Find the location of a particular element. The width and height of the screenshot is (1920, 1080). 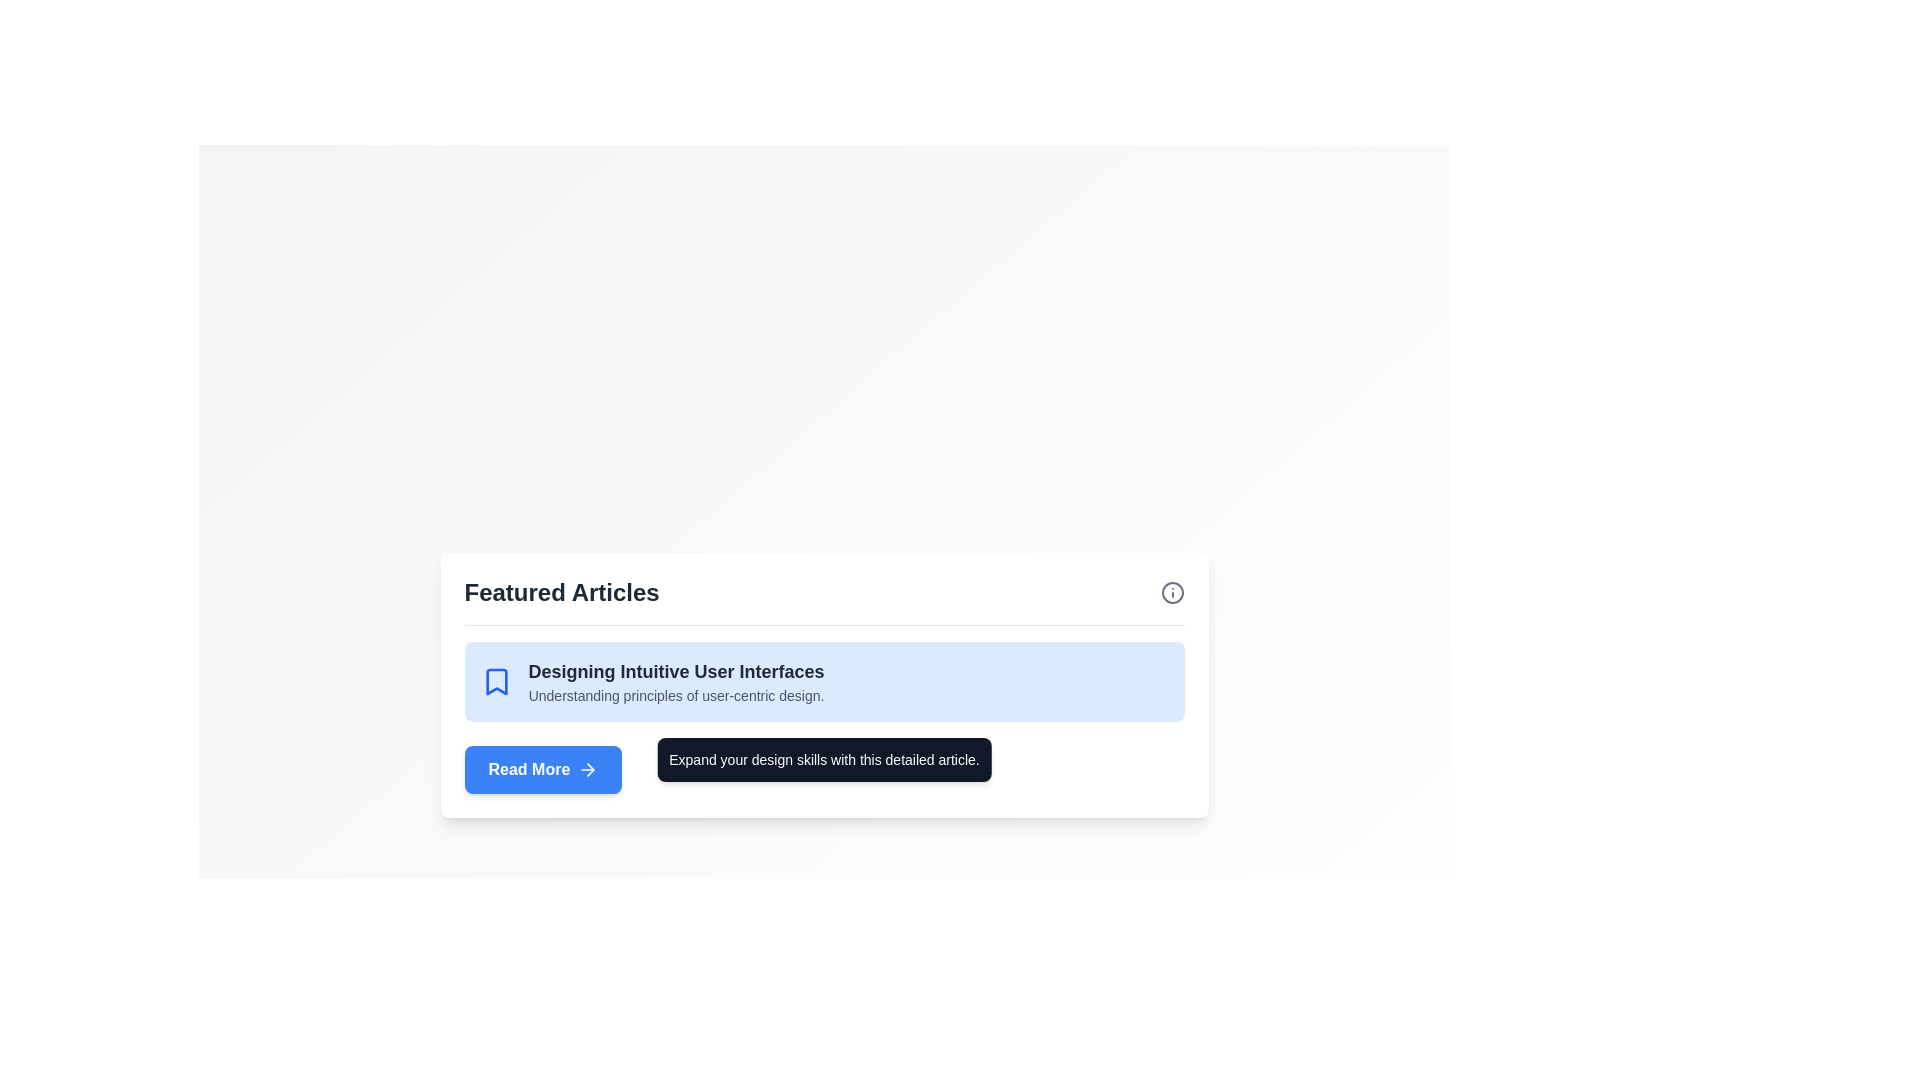

the associated details of the article preview card's descriptive text content, which is located within a light blue background card and positioned above the 'Read More' button is located at coordinates (676, 680).